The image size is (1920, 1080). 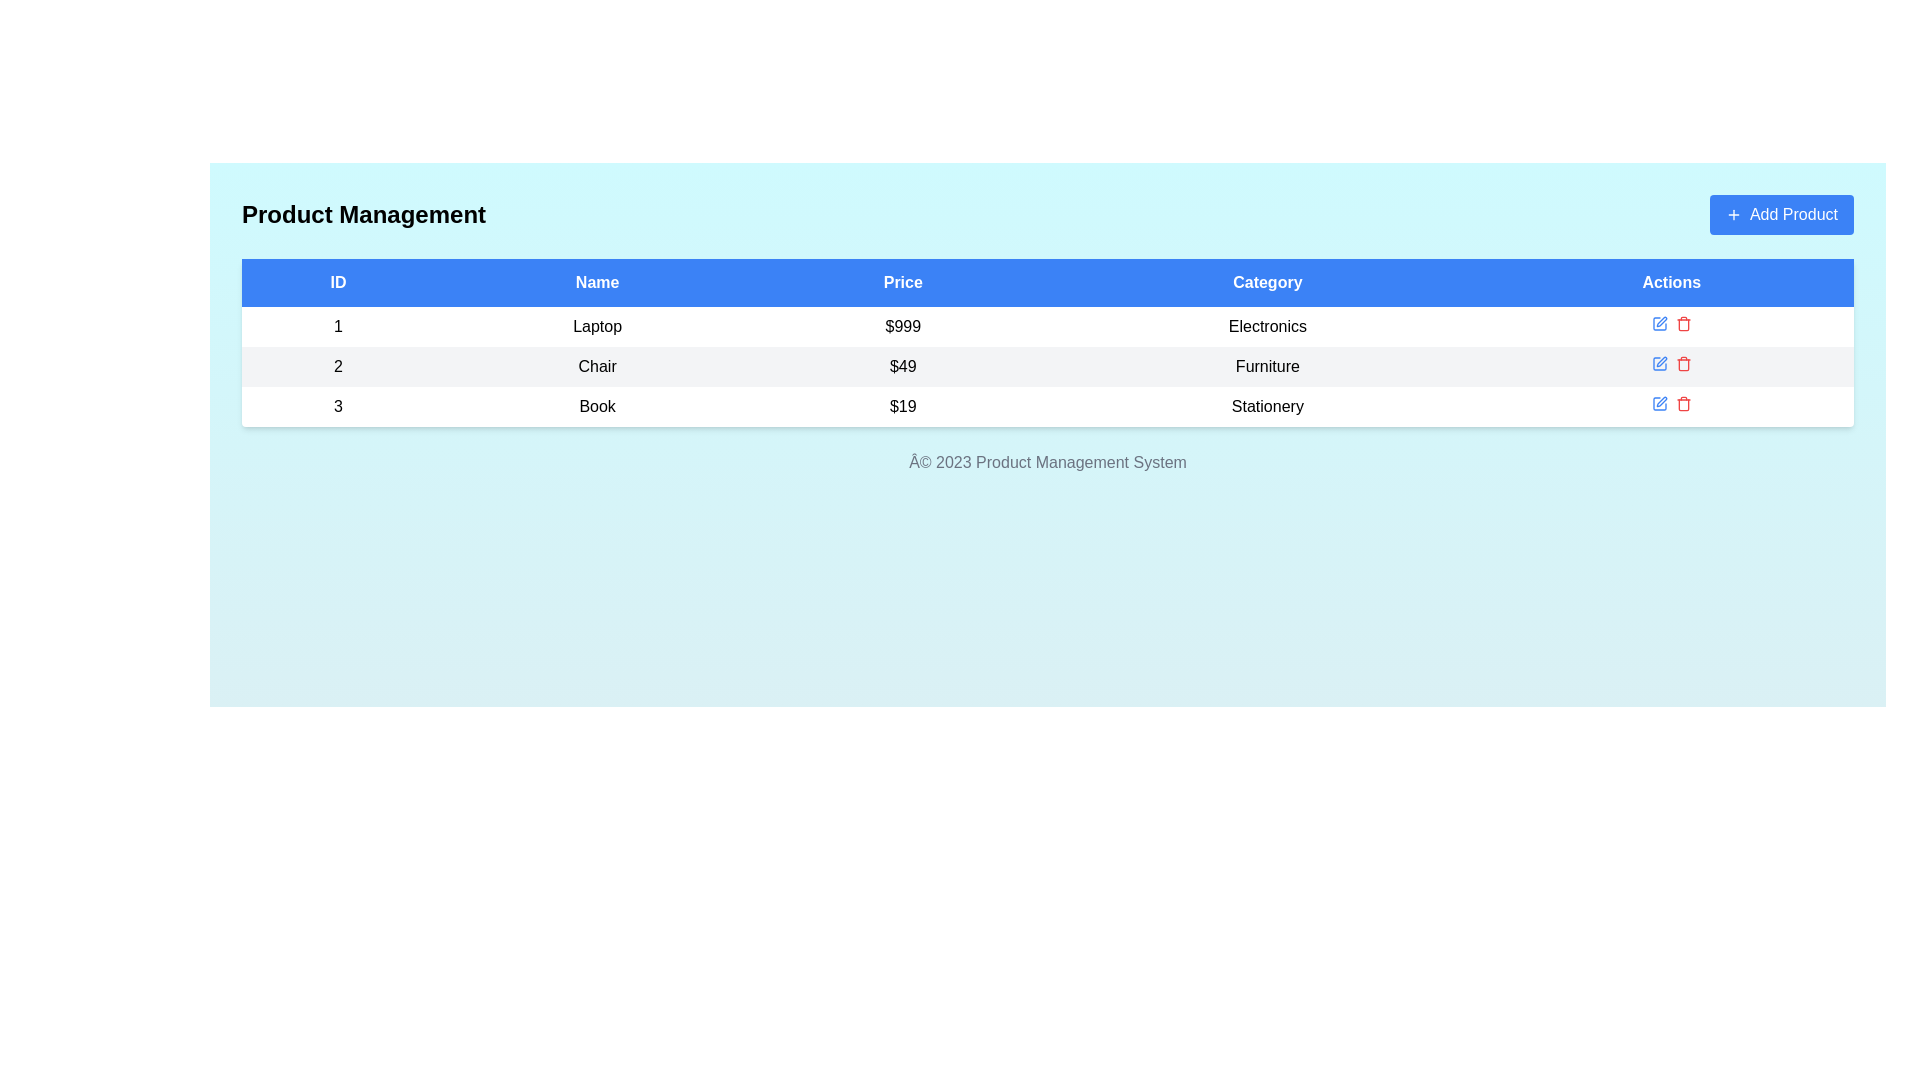 I want to click on the table cell displaying the numerical identifier '2' in bold black text, located in the second row and first column under 'ID', so click(x=338, y=366).